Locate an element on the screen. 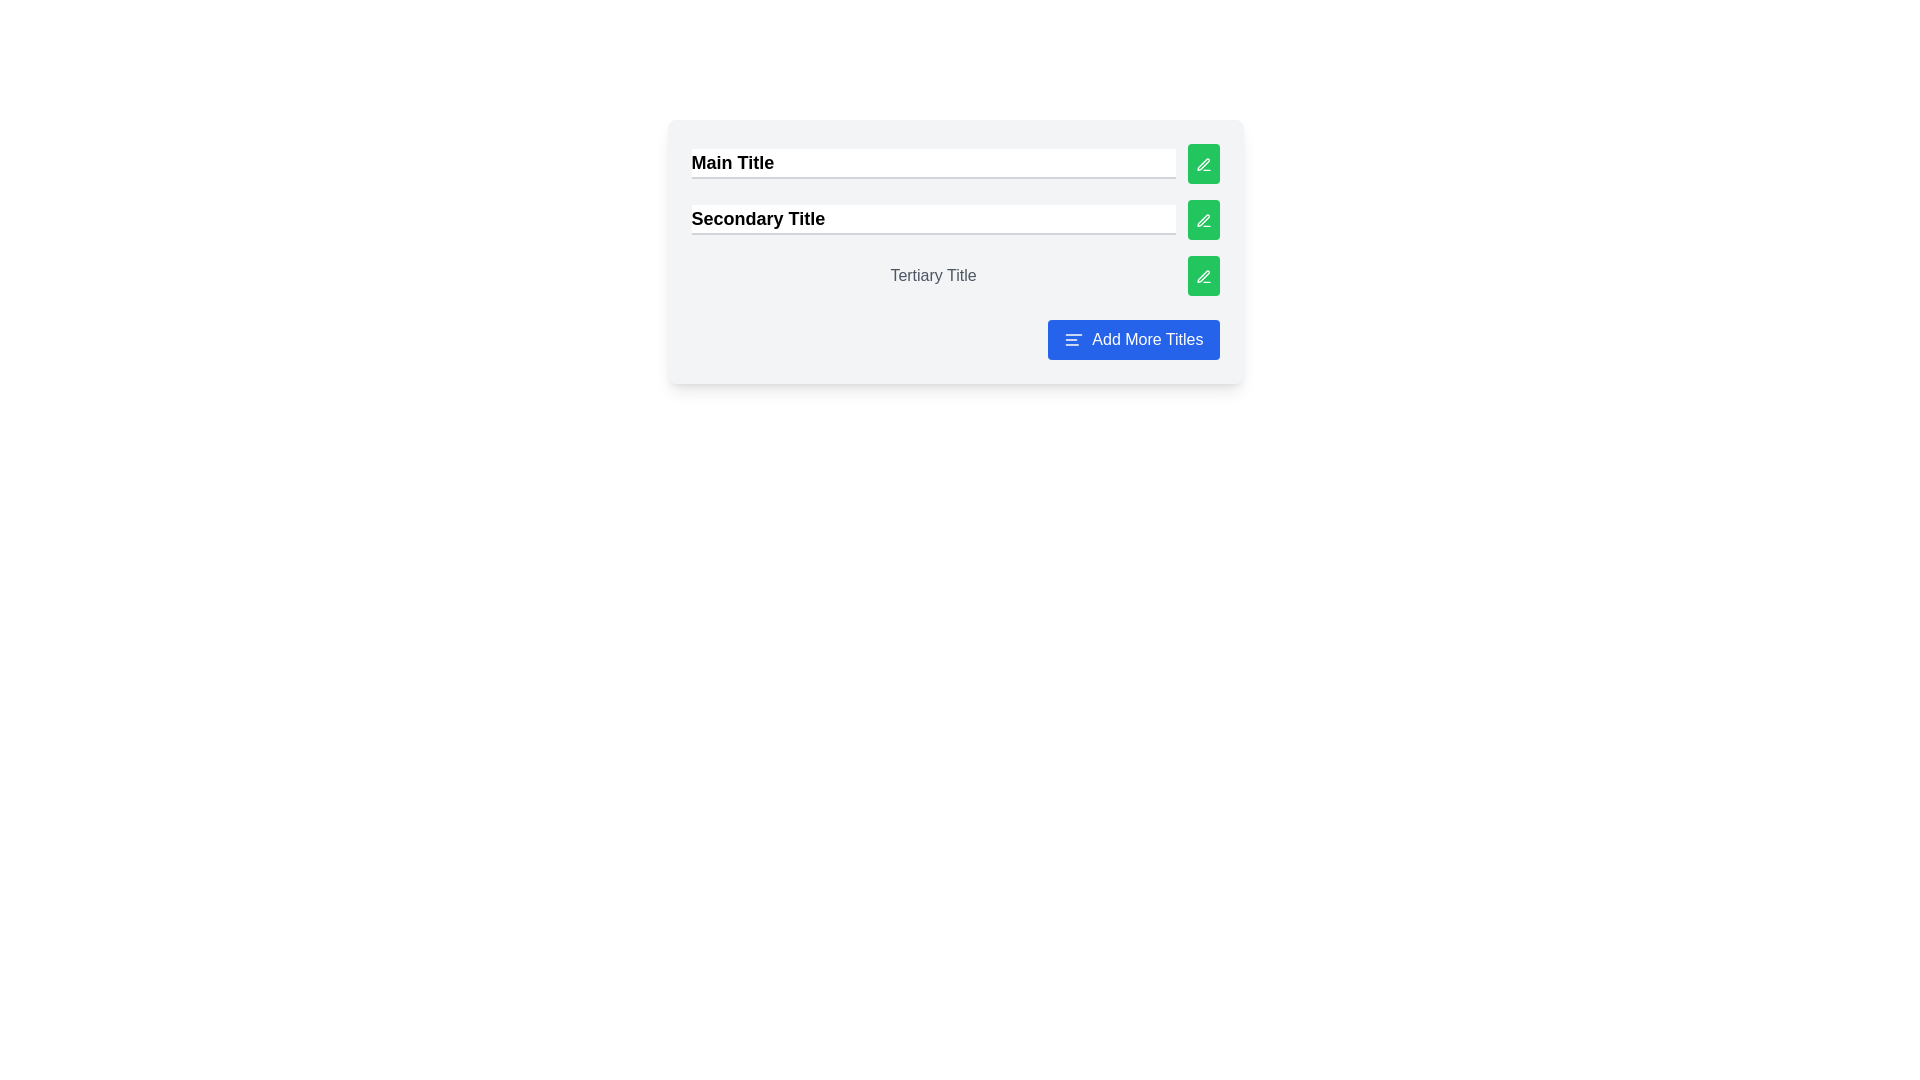 The width and height of the screenshot is (1920, 1080). the 'Tertiary Title' text label, which is a gray text that turns black on hover and is positioned above the 'Add More Titles' button is located at coordinates (932, 276).